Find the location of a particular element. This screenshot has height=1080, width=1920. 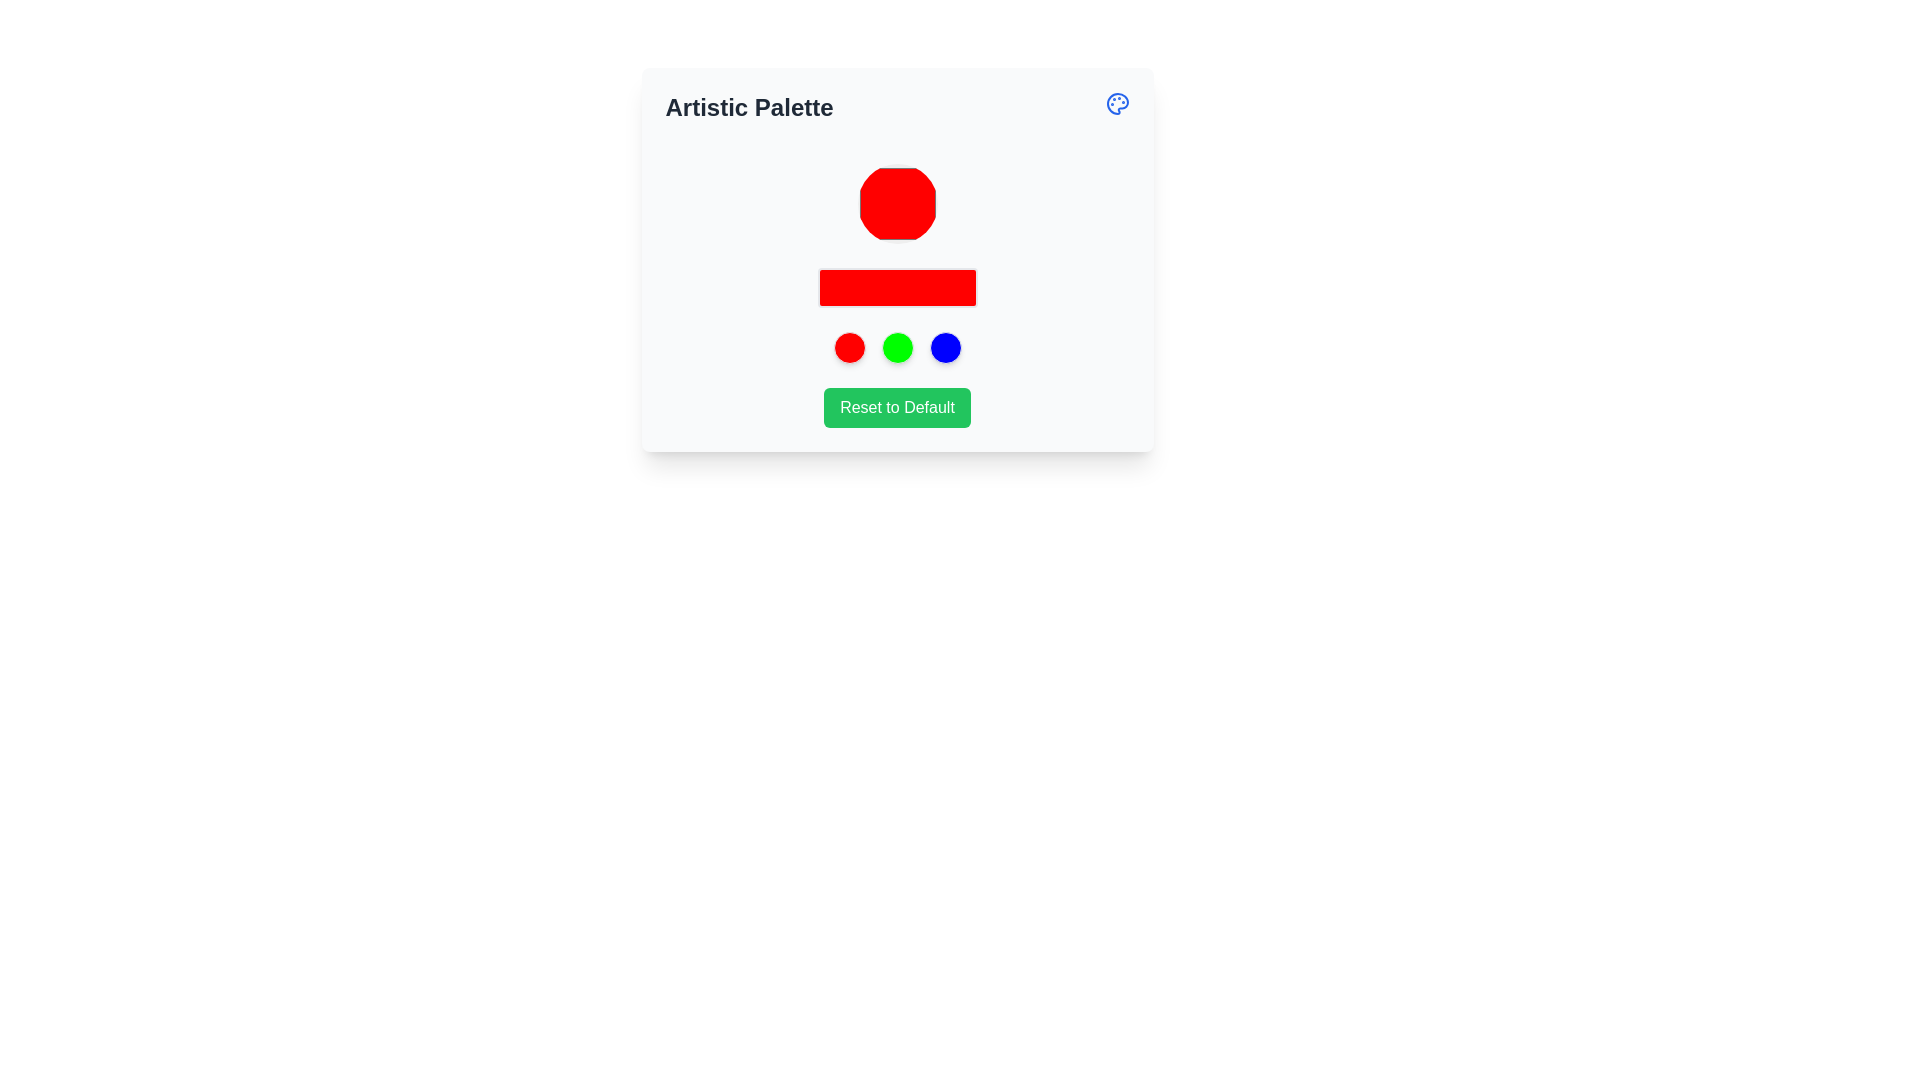

the artistic palette icon located in the top-right corner of the 'Artistic Palette' card is located at coordinates (1116, 104).